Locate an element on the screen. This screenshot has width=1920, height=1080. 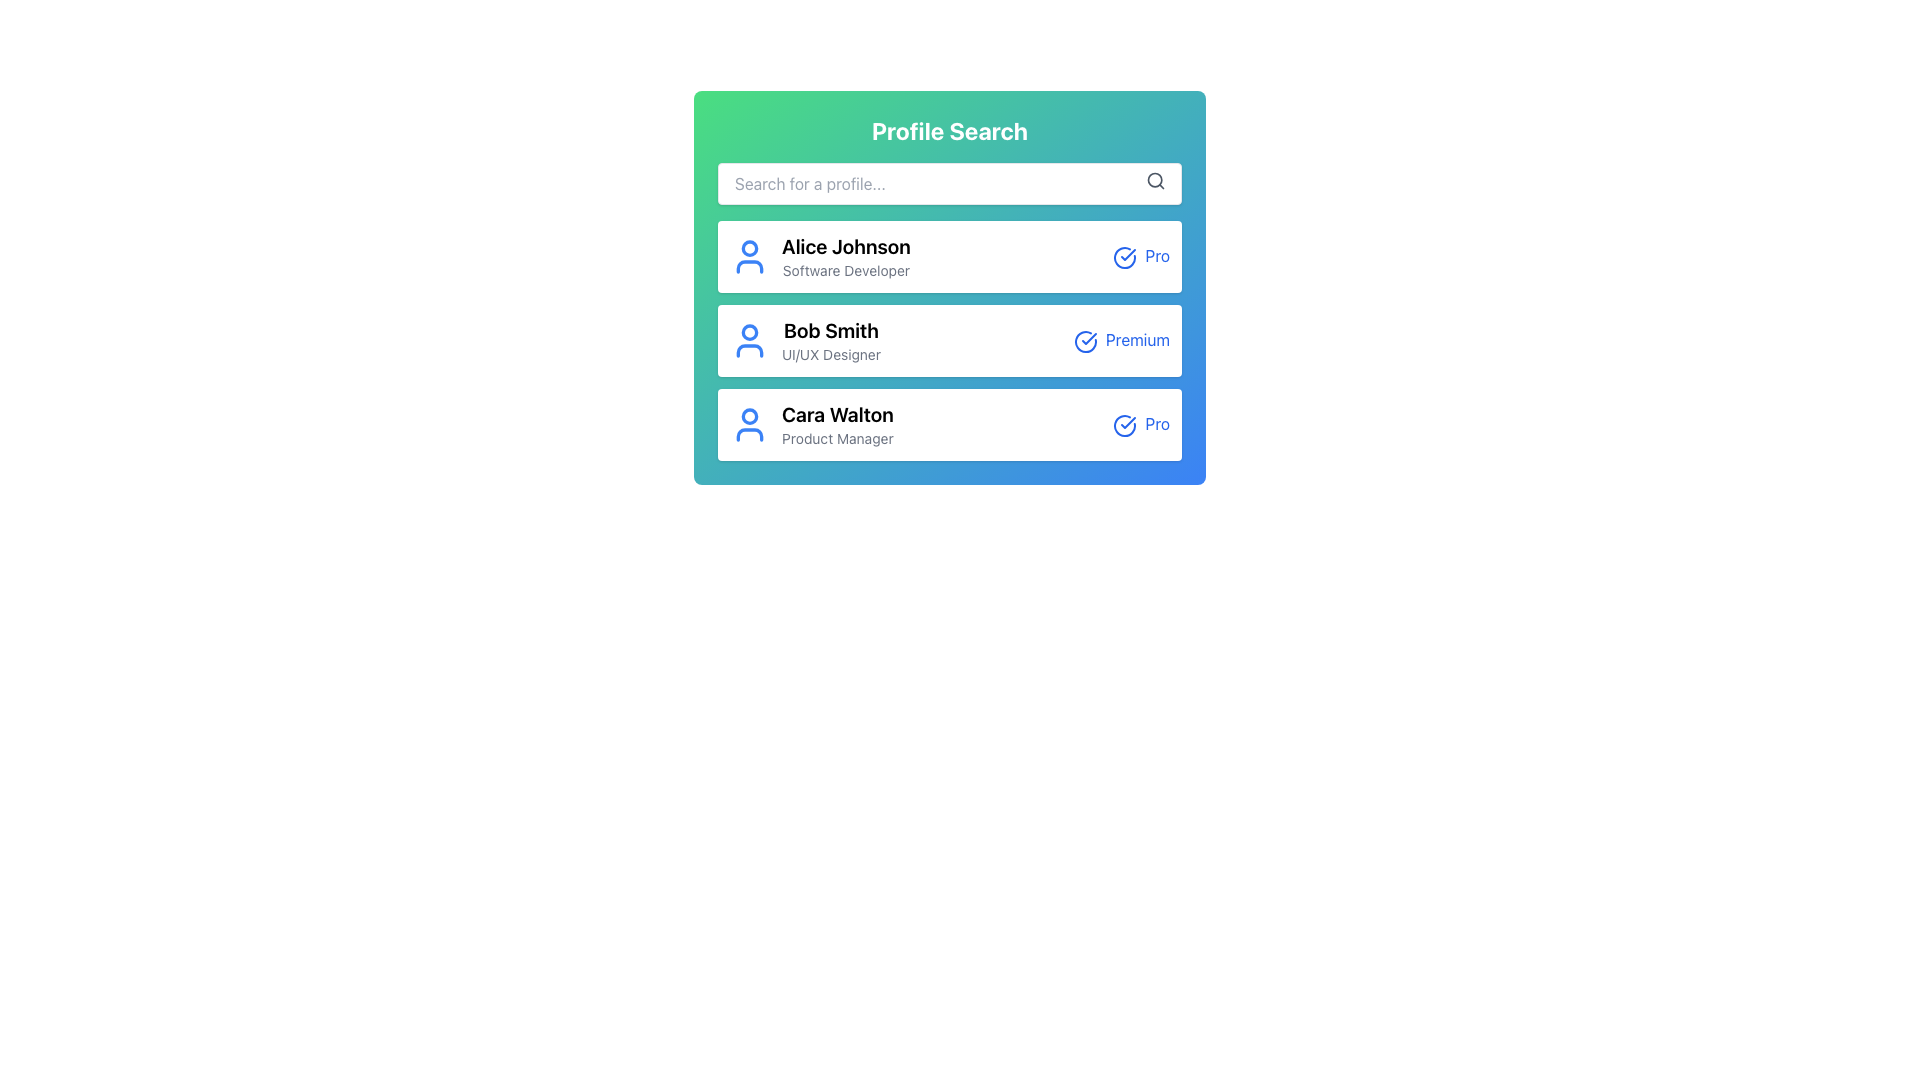
the 'Pro' designation icon located adjacent to 'Alice Johnson' in the top list item is located at coordinates (1125, 256).